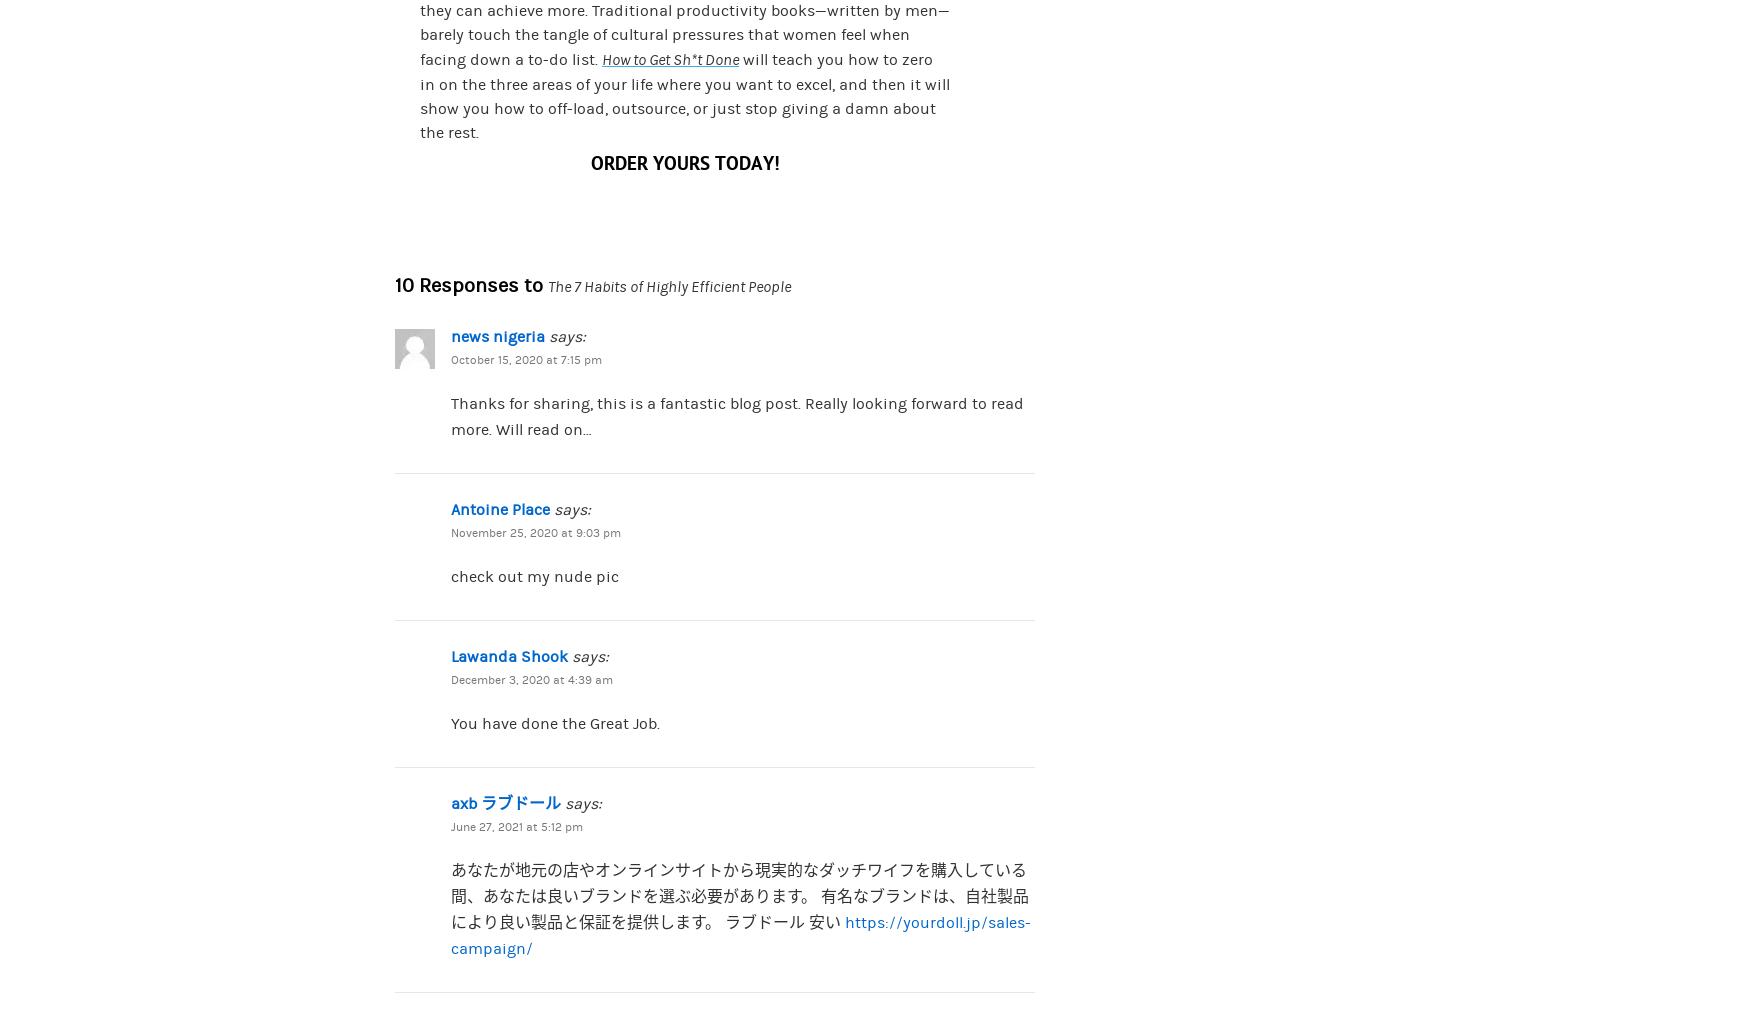  What do you see at coordinates (533, 576) in the screenshot?
I see `'check out my nude pic'` at bounding box center [533, 576].